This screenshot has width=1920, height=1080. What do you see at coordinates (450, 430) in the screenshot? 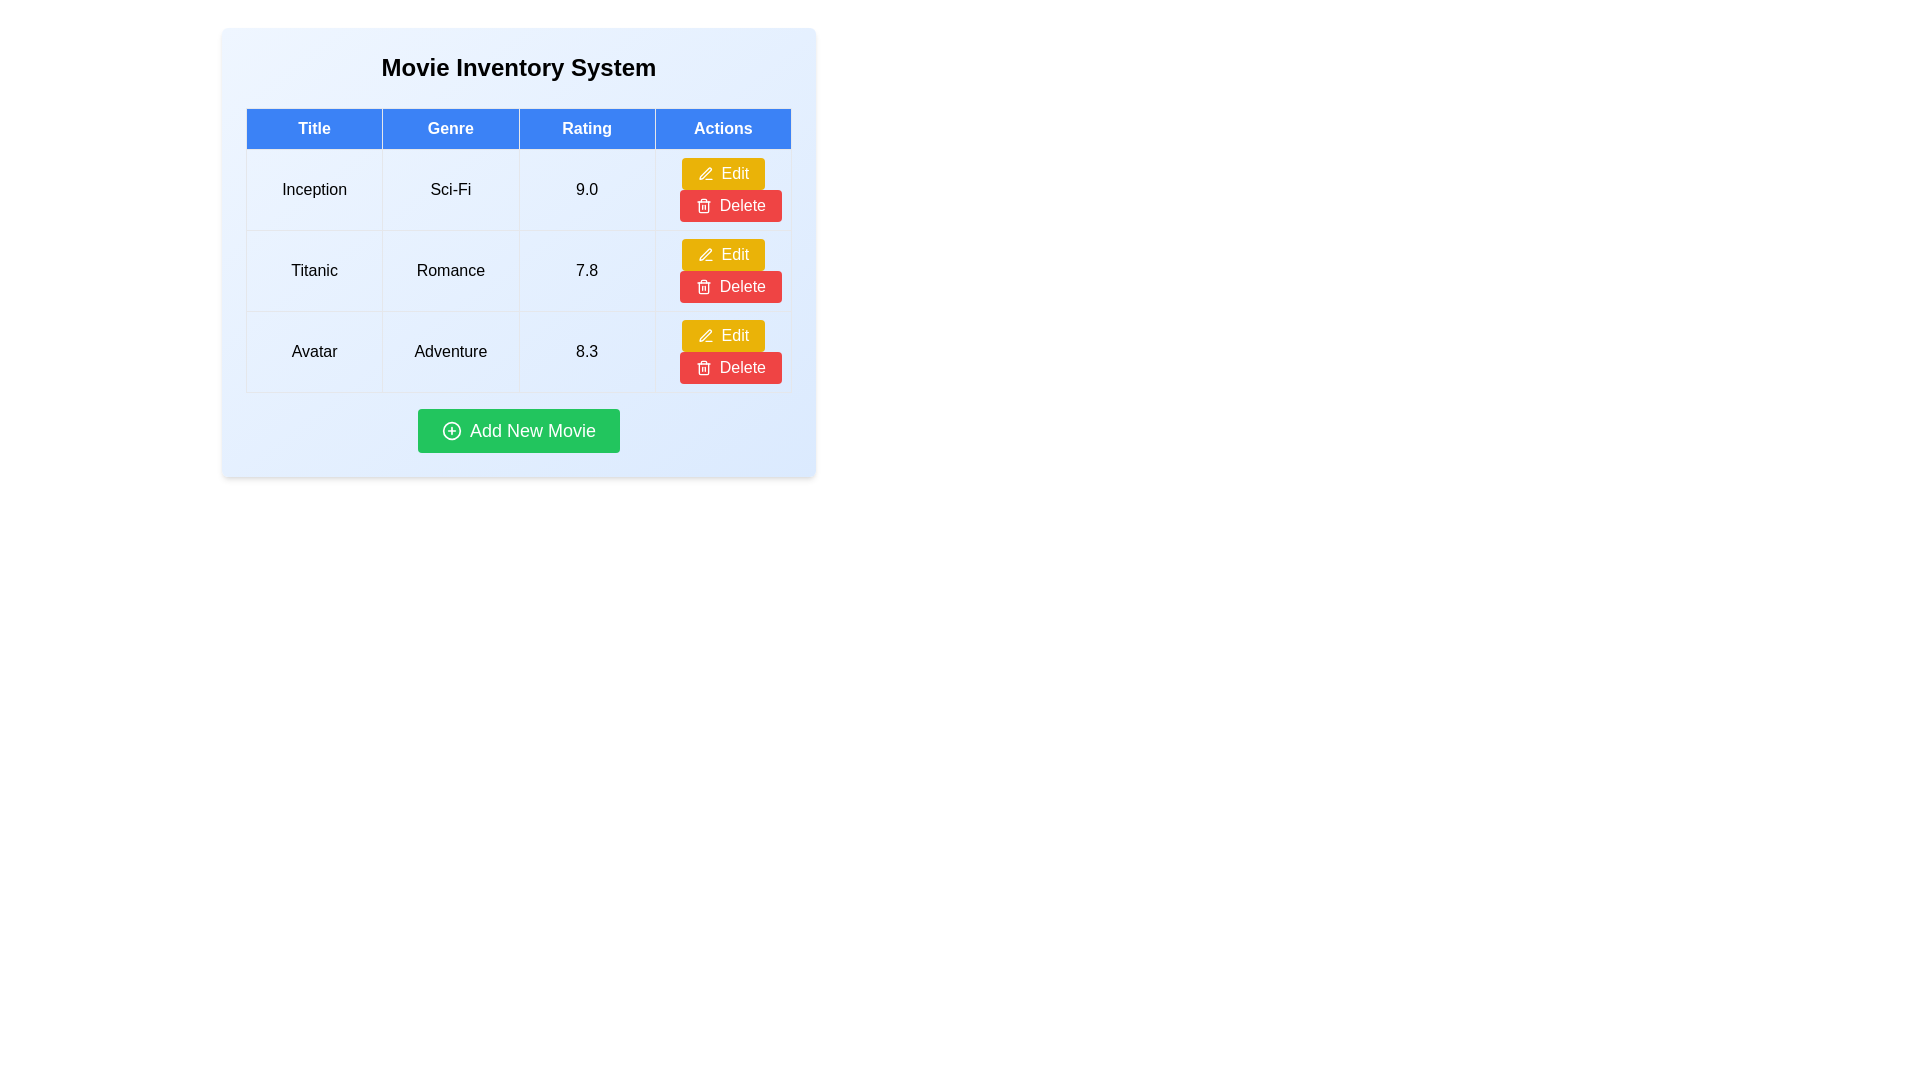
I see `the 'Add' icon component located at the center of the green 'Add New Movie' button by clicking on it` at bounding box center [450, 430].